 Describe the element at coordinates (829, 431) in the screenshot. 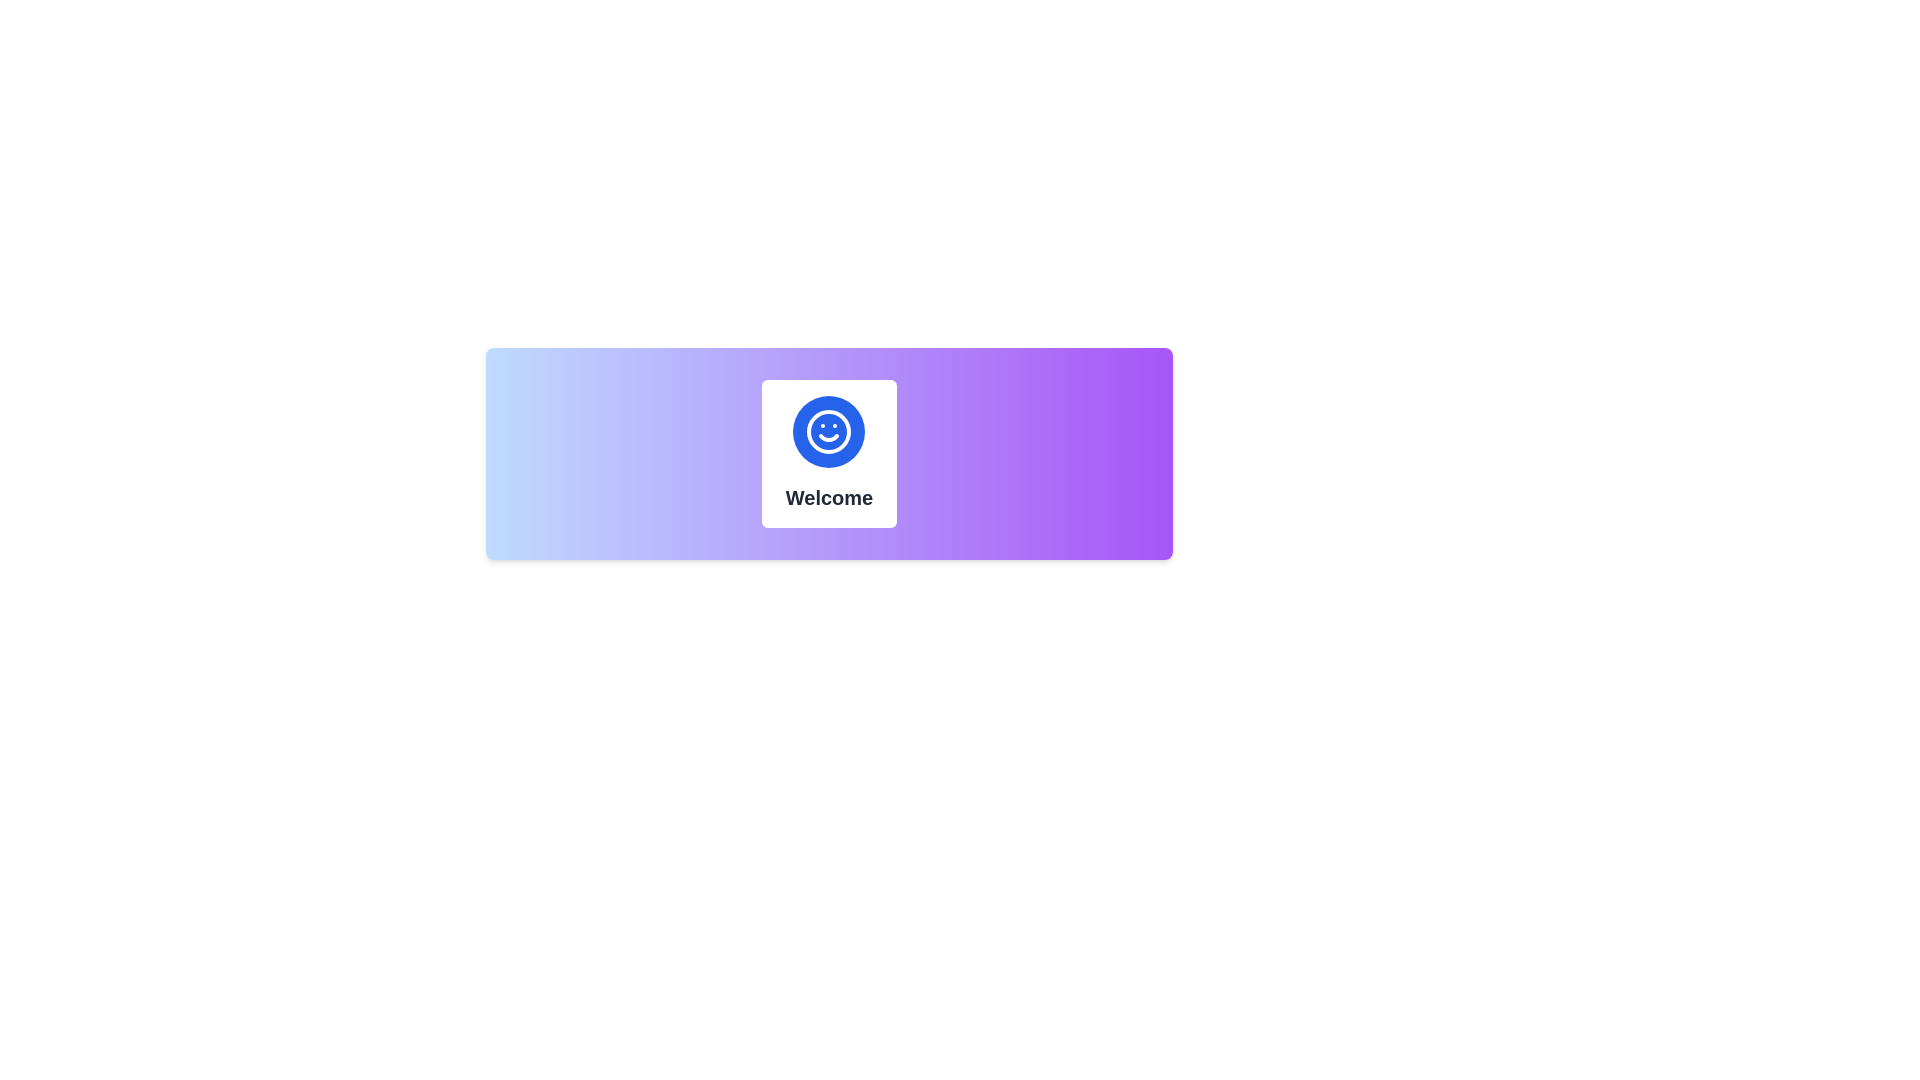

I see `the circular blue icon with a white smiley face located at the top-center of the white card background, which features a 'Welcome' label below it` at that location.